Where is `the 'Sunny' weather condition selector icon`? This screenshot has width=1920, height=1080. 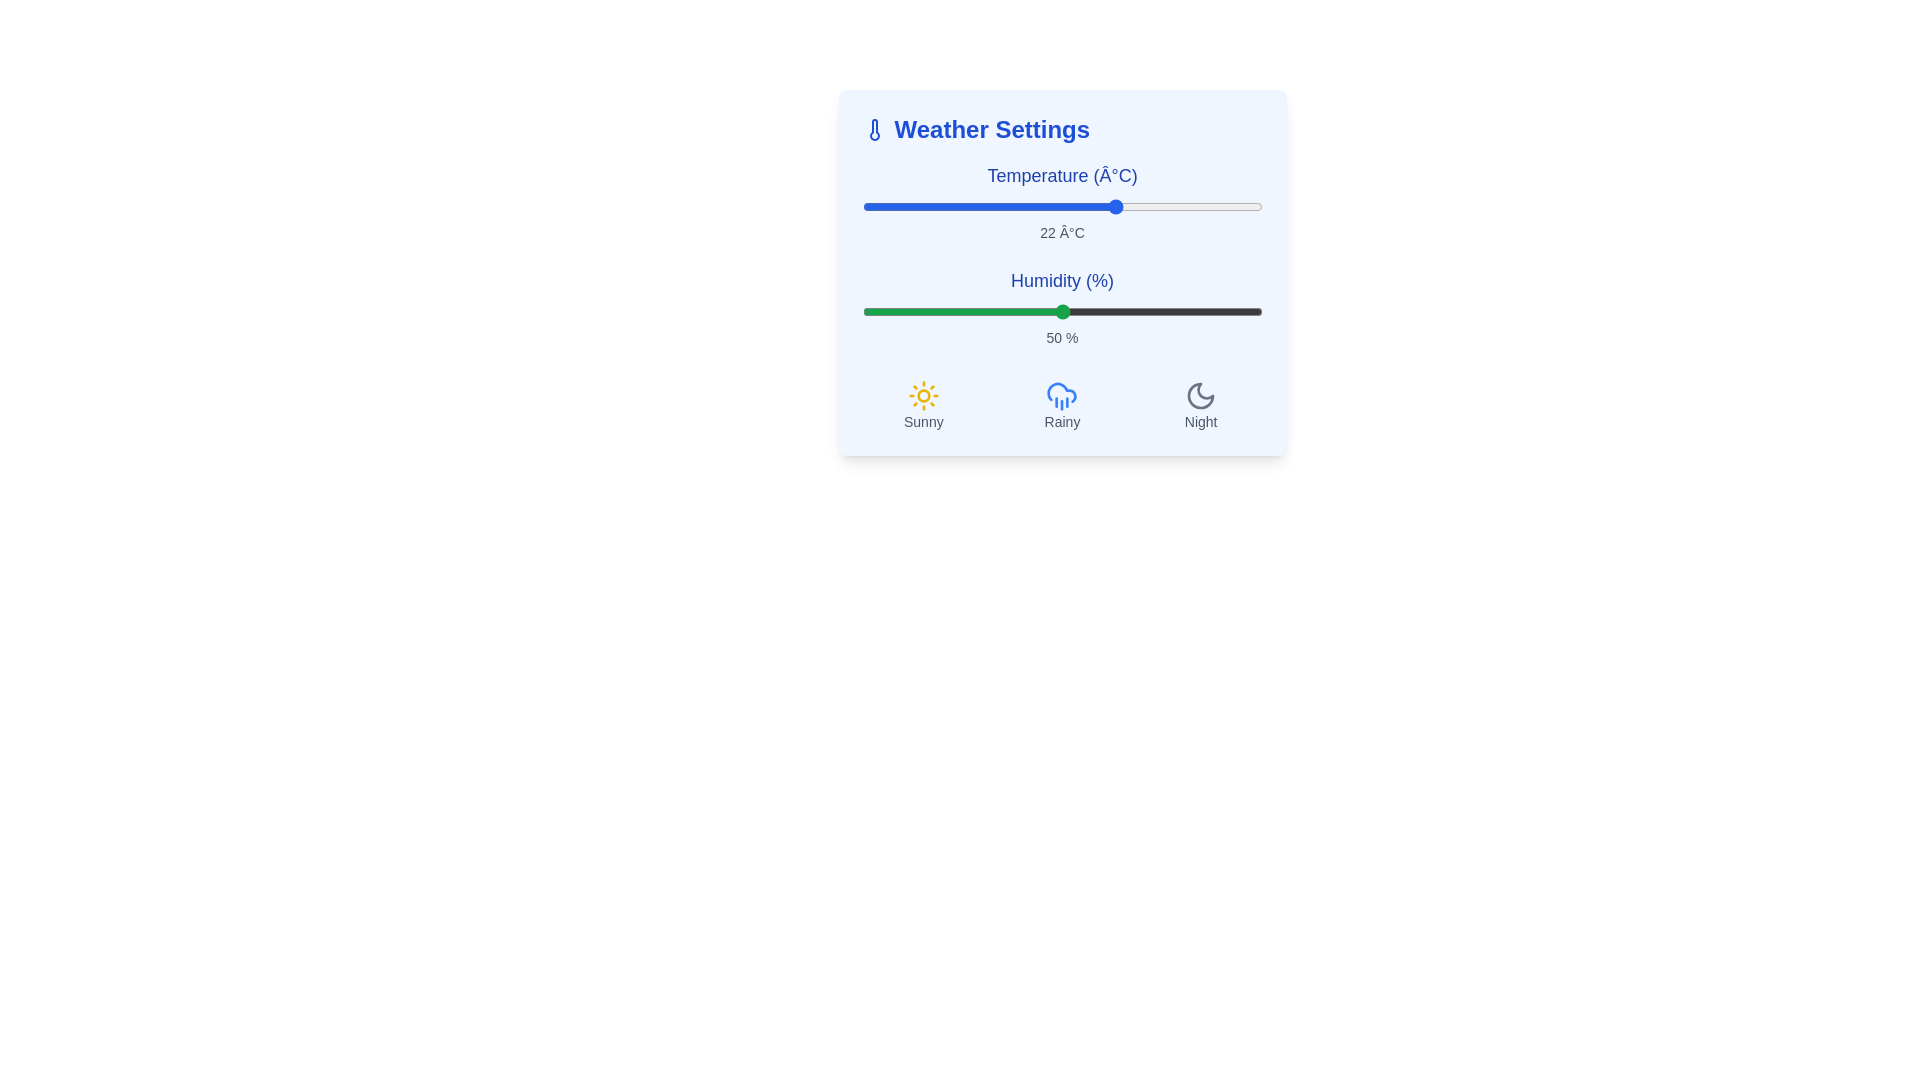
the 'Sunny' weather condition selector icon is located at coordinates (922, 405).